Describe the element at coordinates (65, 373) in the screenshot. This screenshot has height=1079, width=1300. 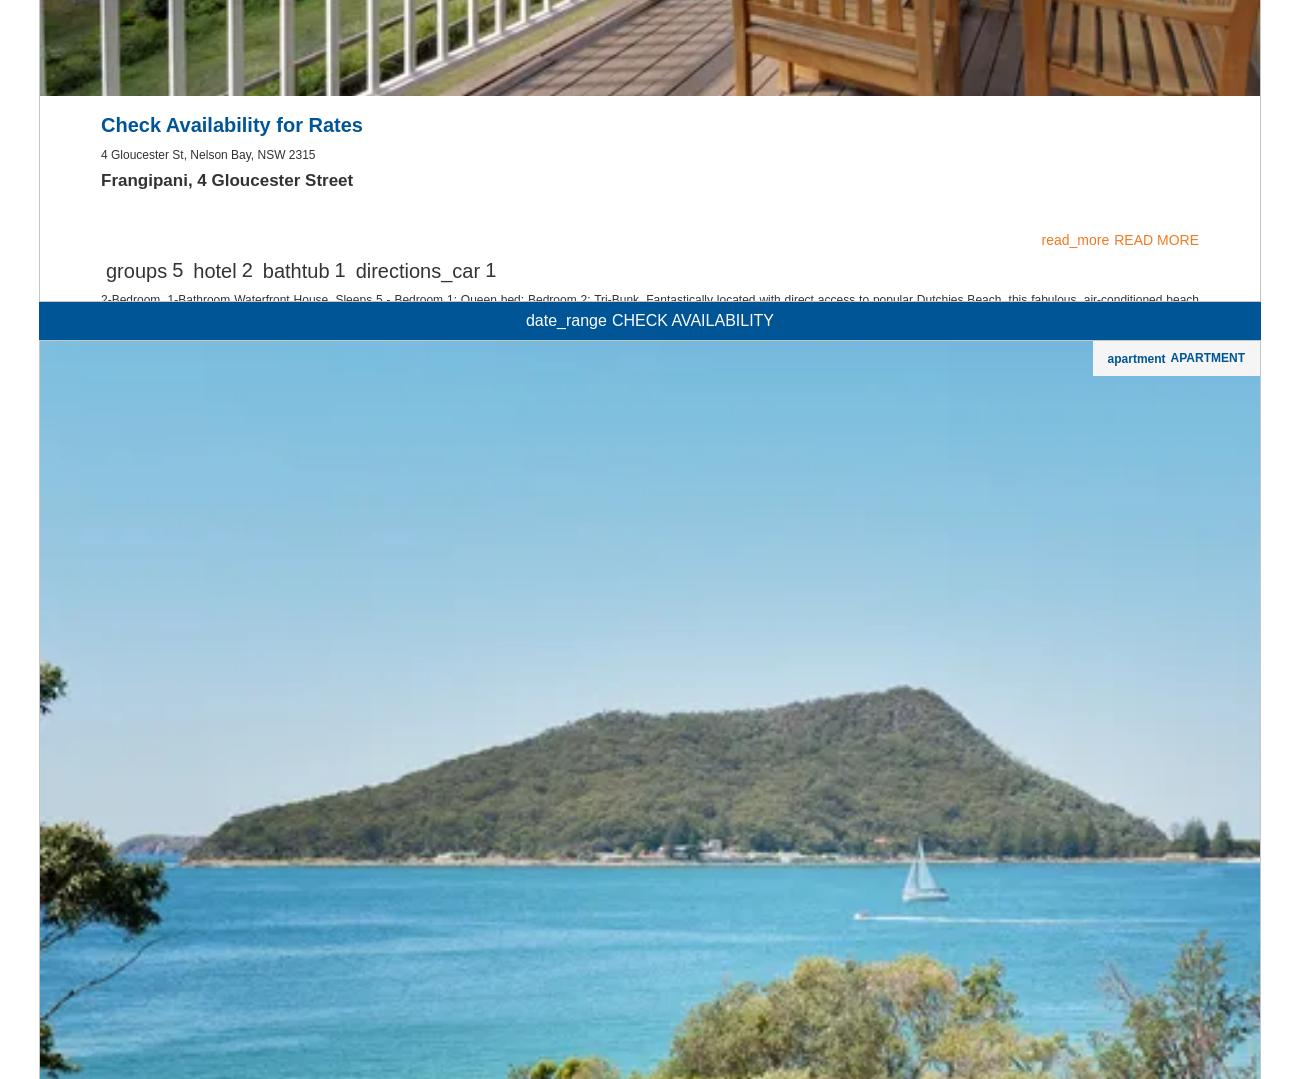
I see `'Lemon Tree Passage'` at that location.